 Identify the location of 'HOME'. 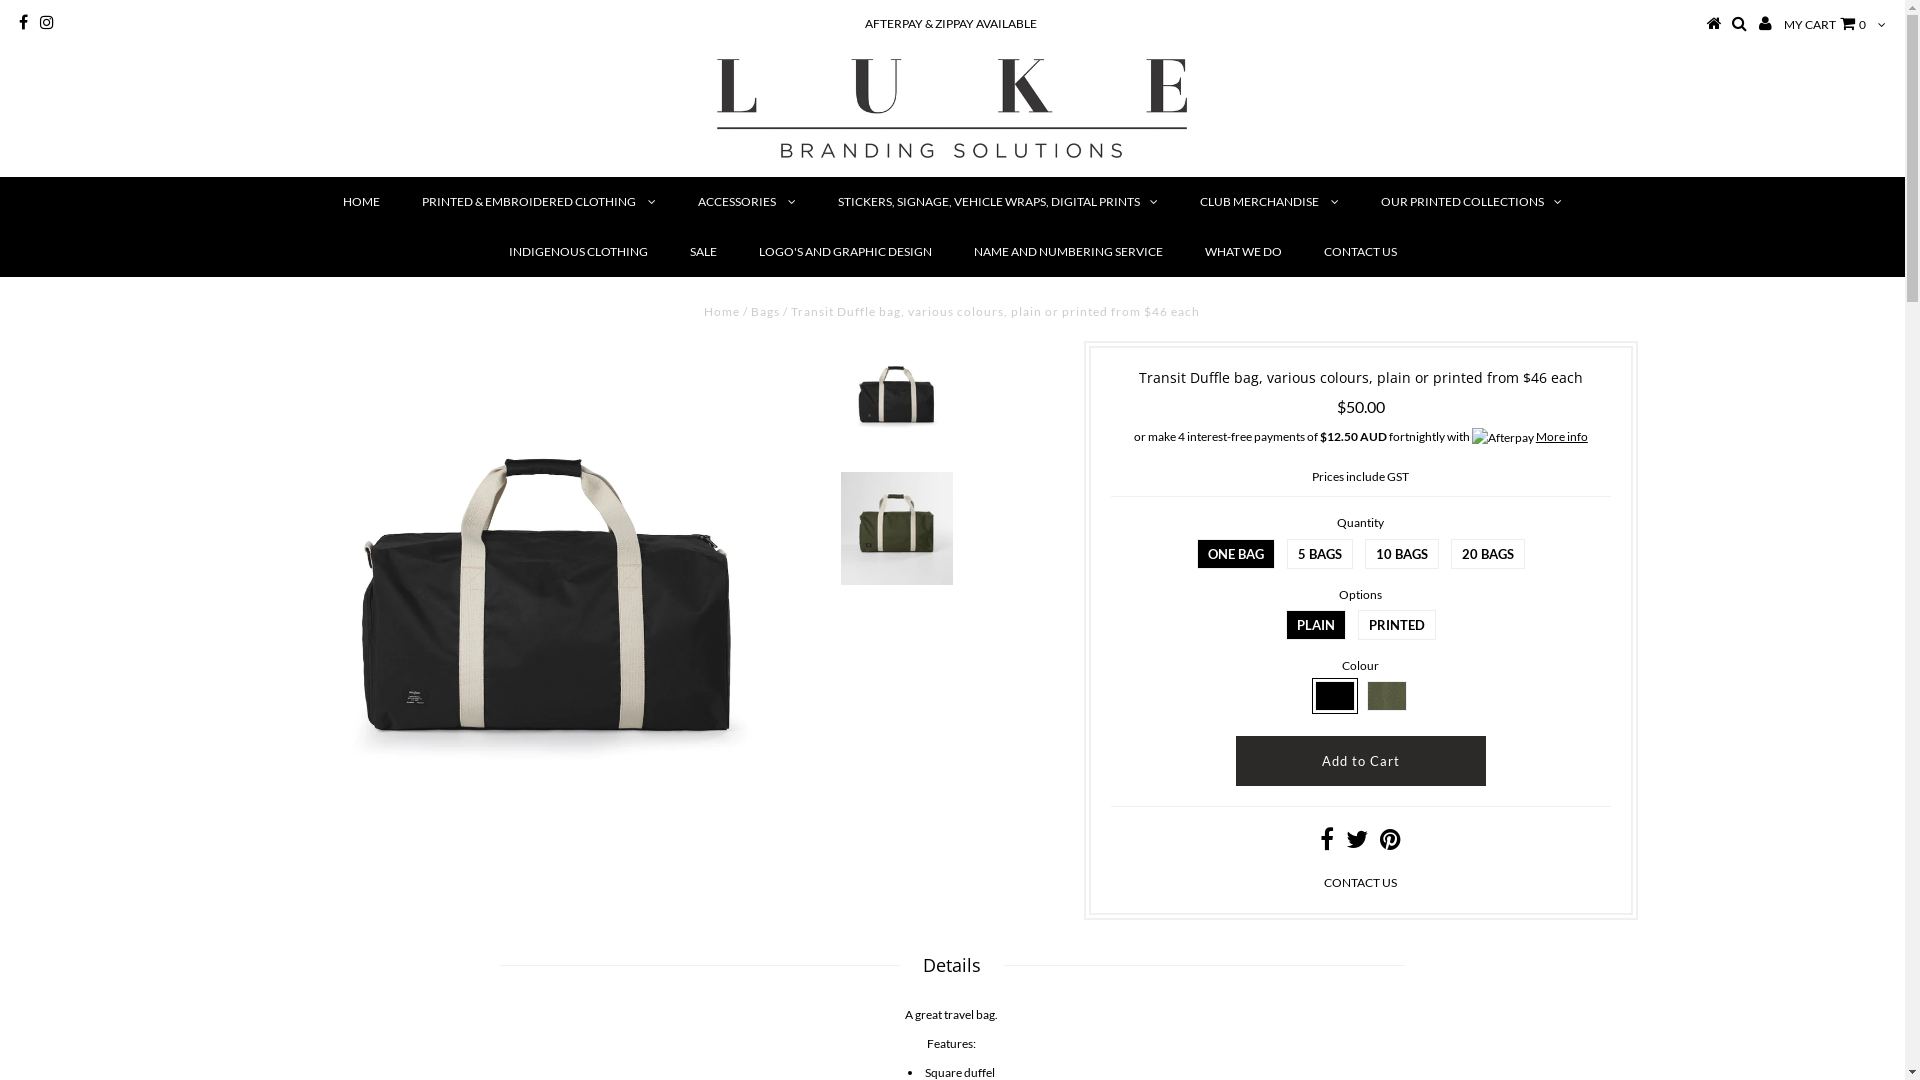
(361, 201).